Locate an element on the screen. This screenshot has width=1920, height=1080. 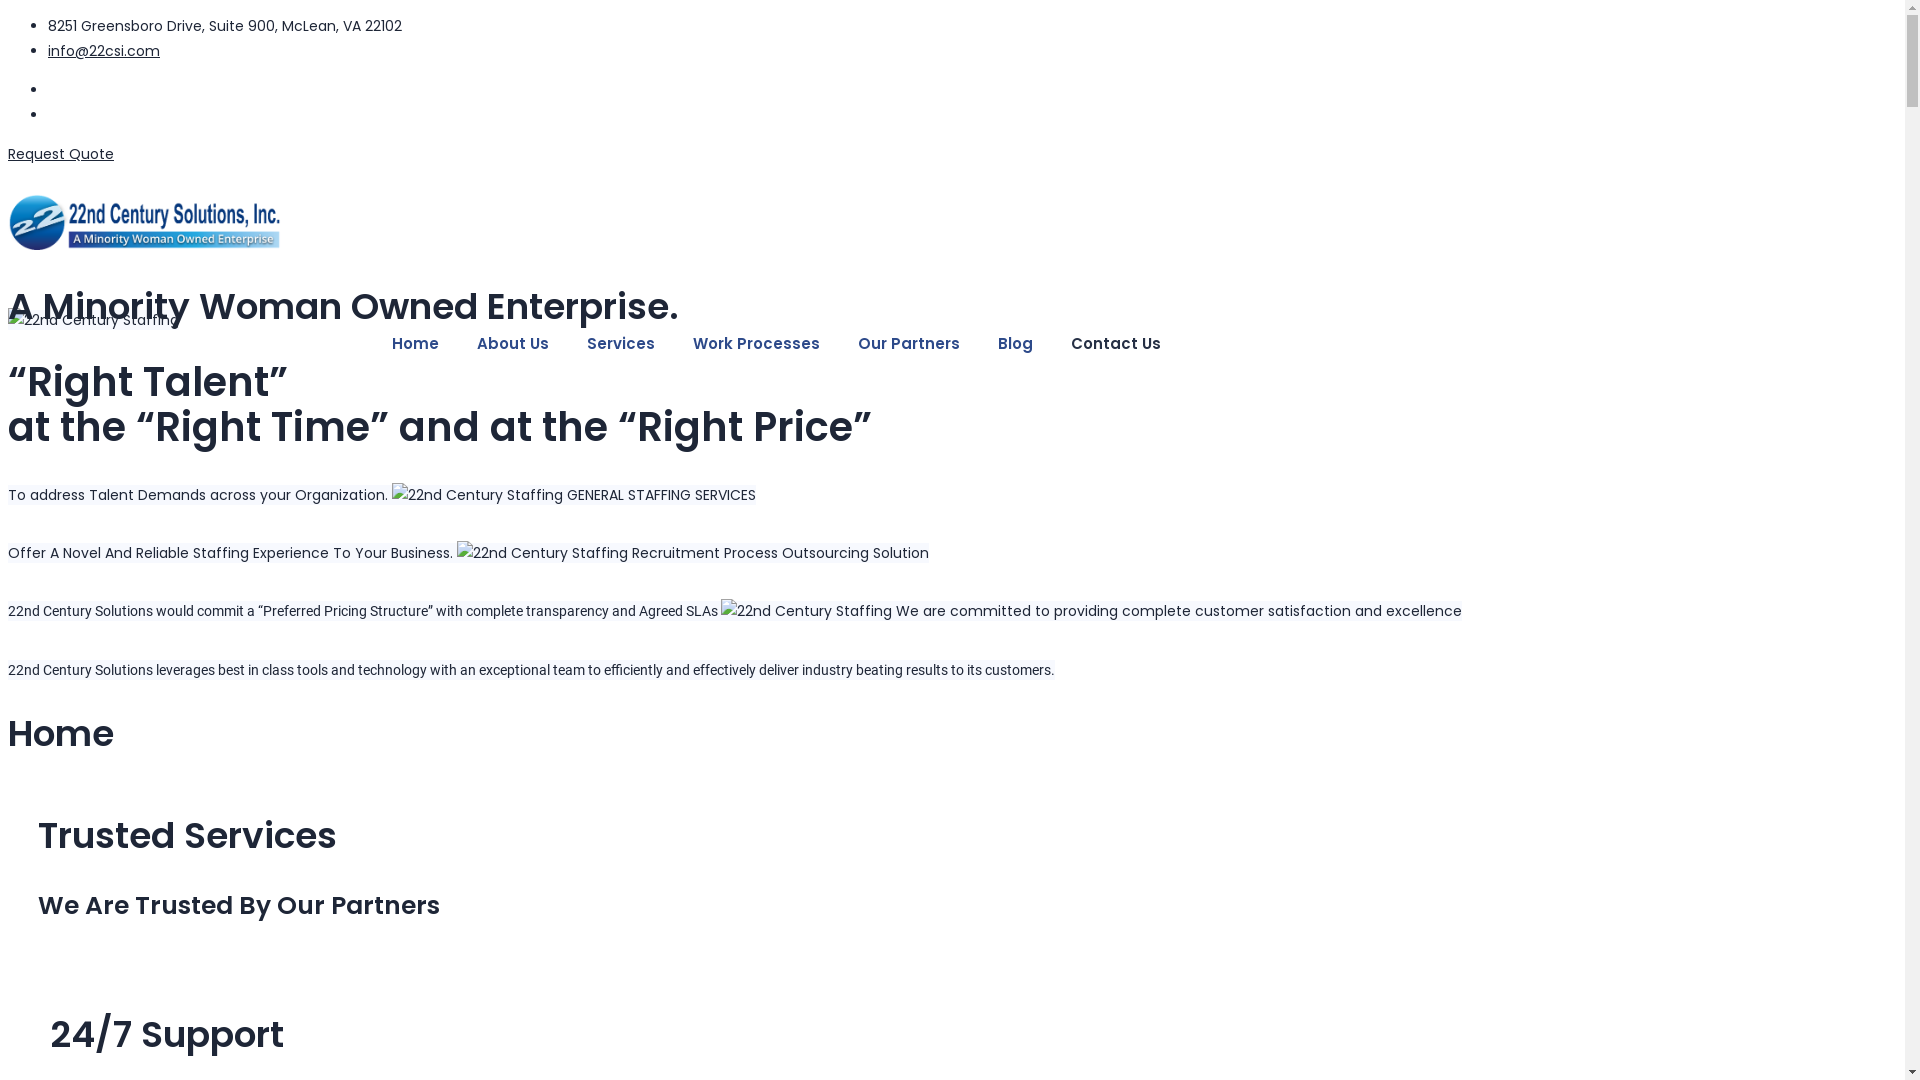
'Our Partners' is located at coordinates (907, 342).